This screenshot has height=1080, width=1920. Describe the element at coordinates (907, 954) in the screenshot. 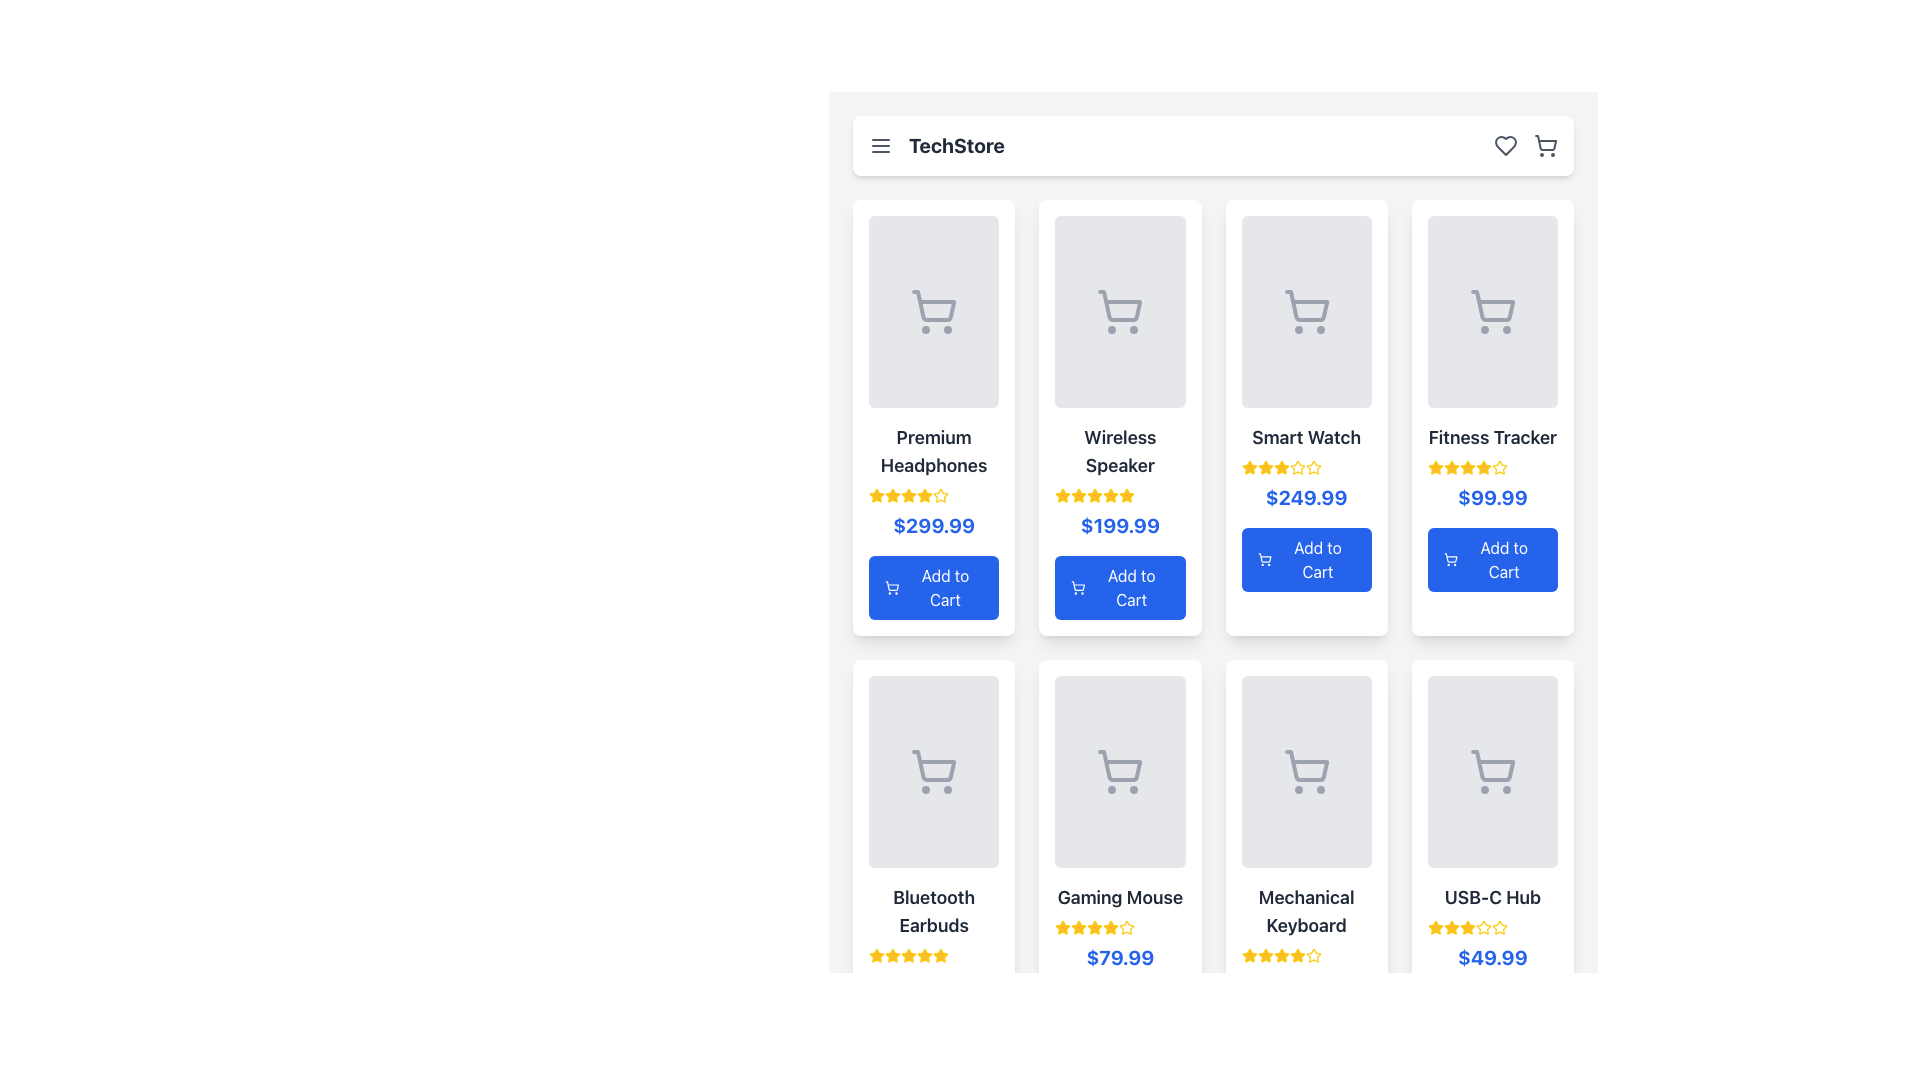

I see `the third star in the five-star rating indicator below the 'Bluetooth Earbuds' product card by moving the cursor to its center point` at that location.